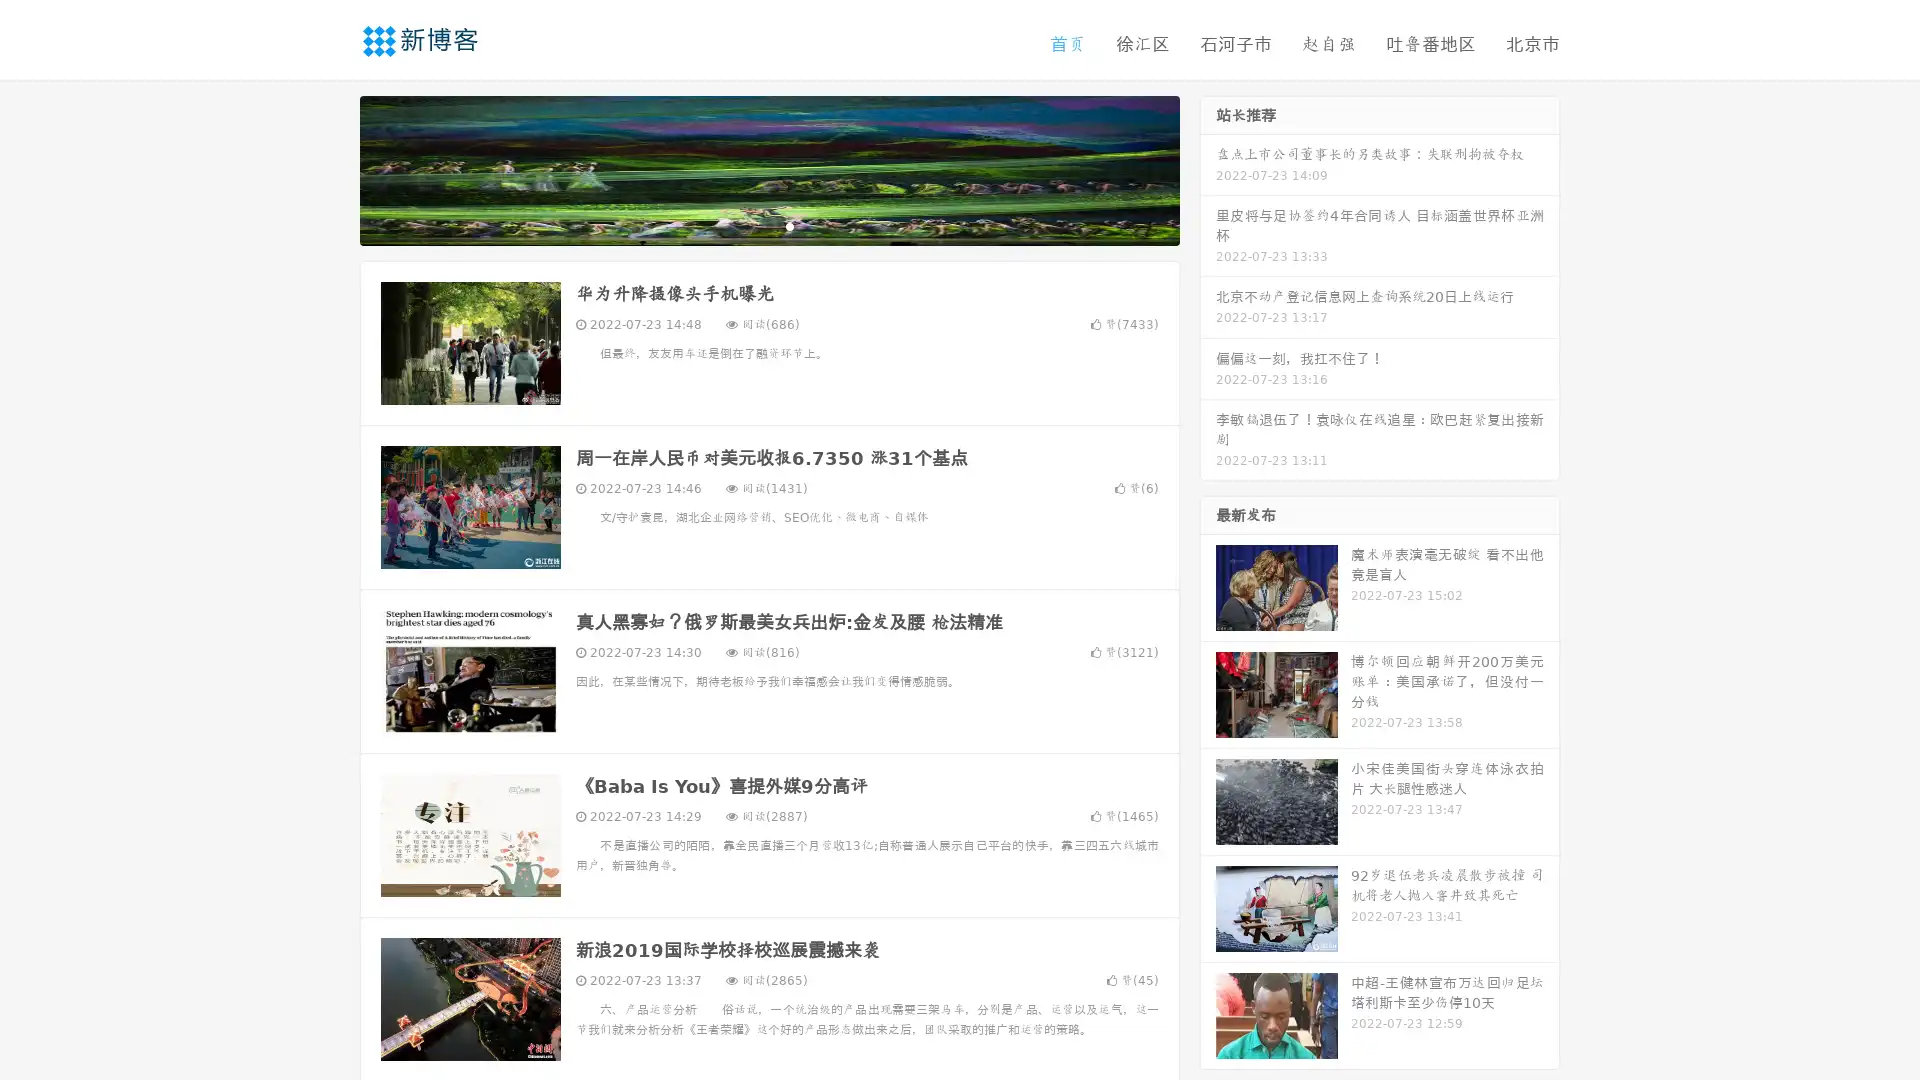 Image resolution: width=1920 pixels, height=1080 pixels. I want to click on Next slide, so click(1208, 168).